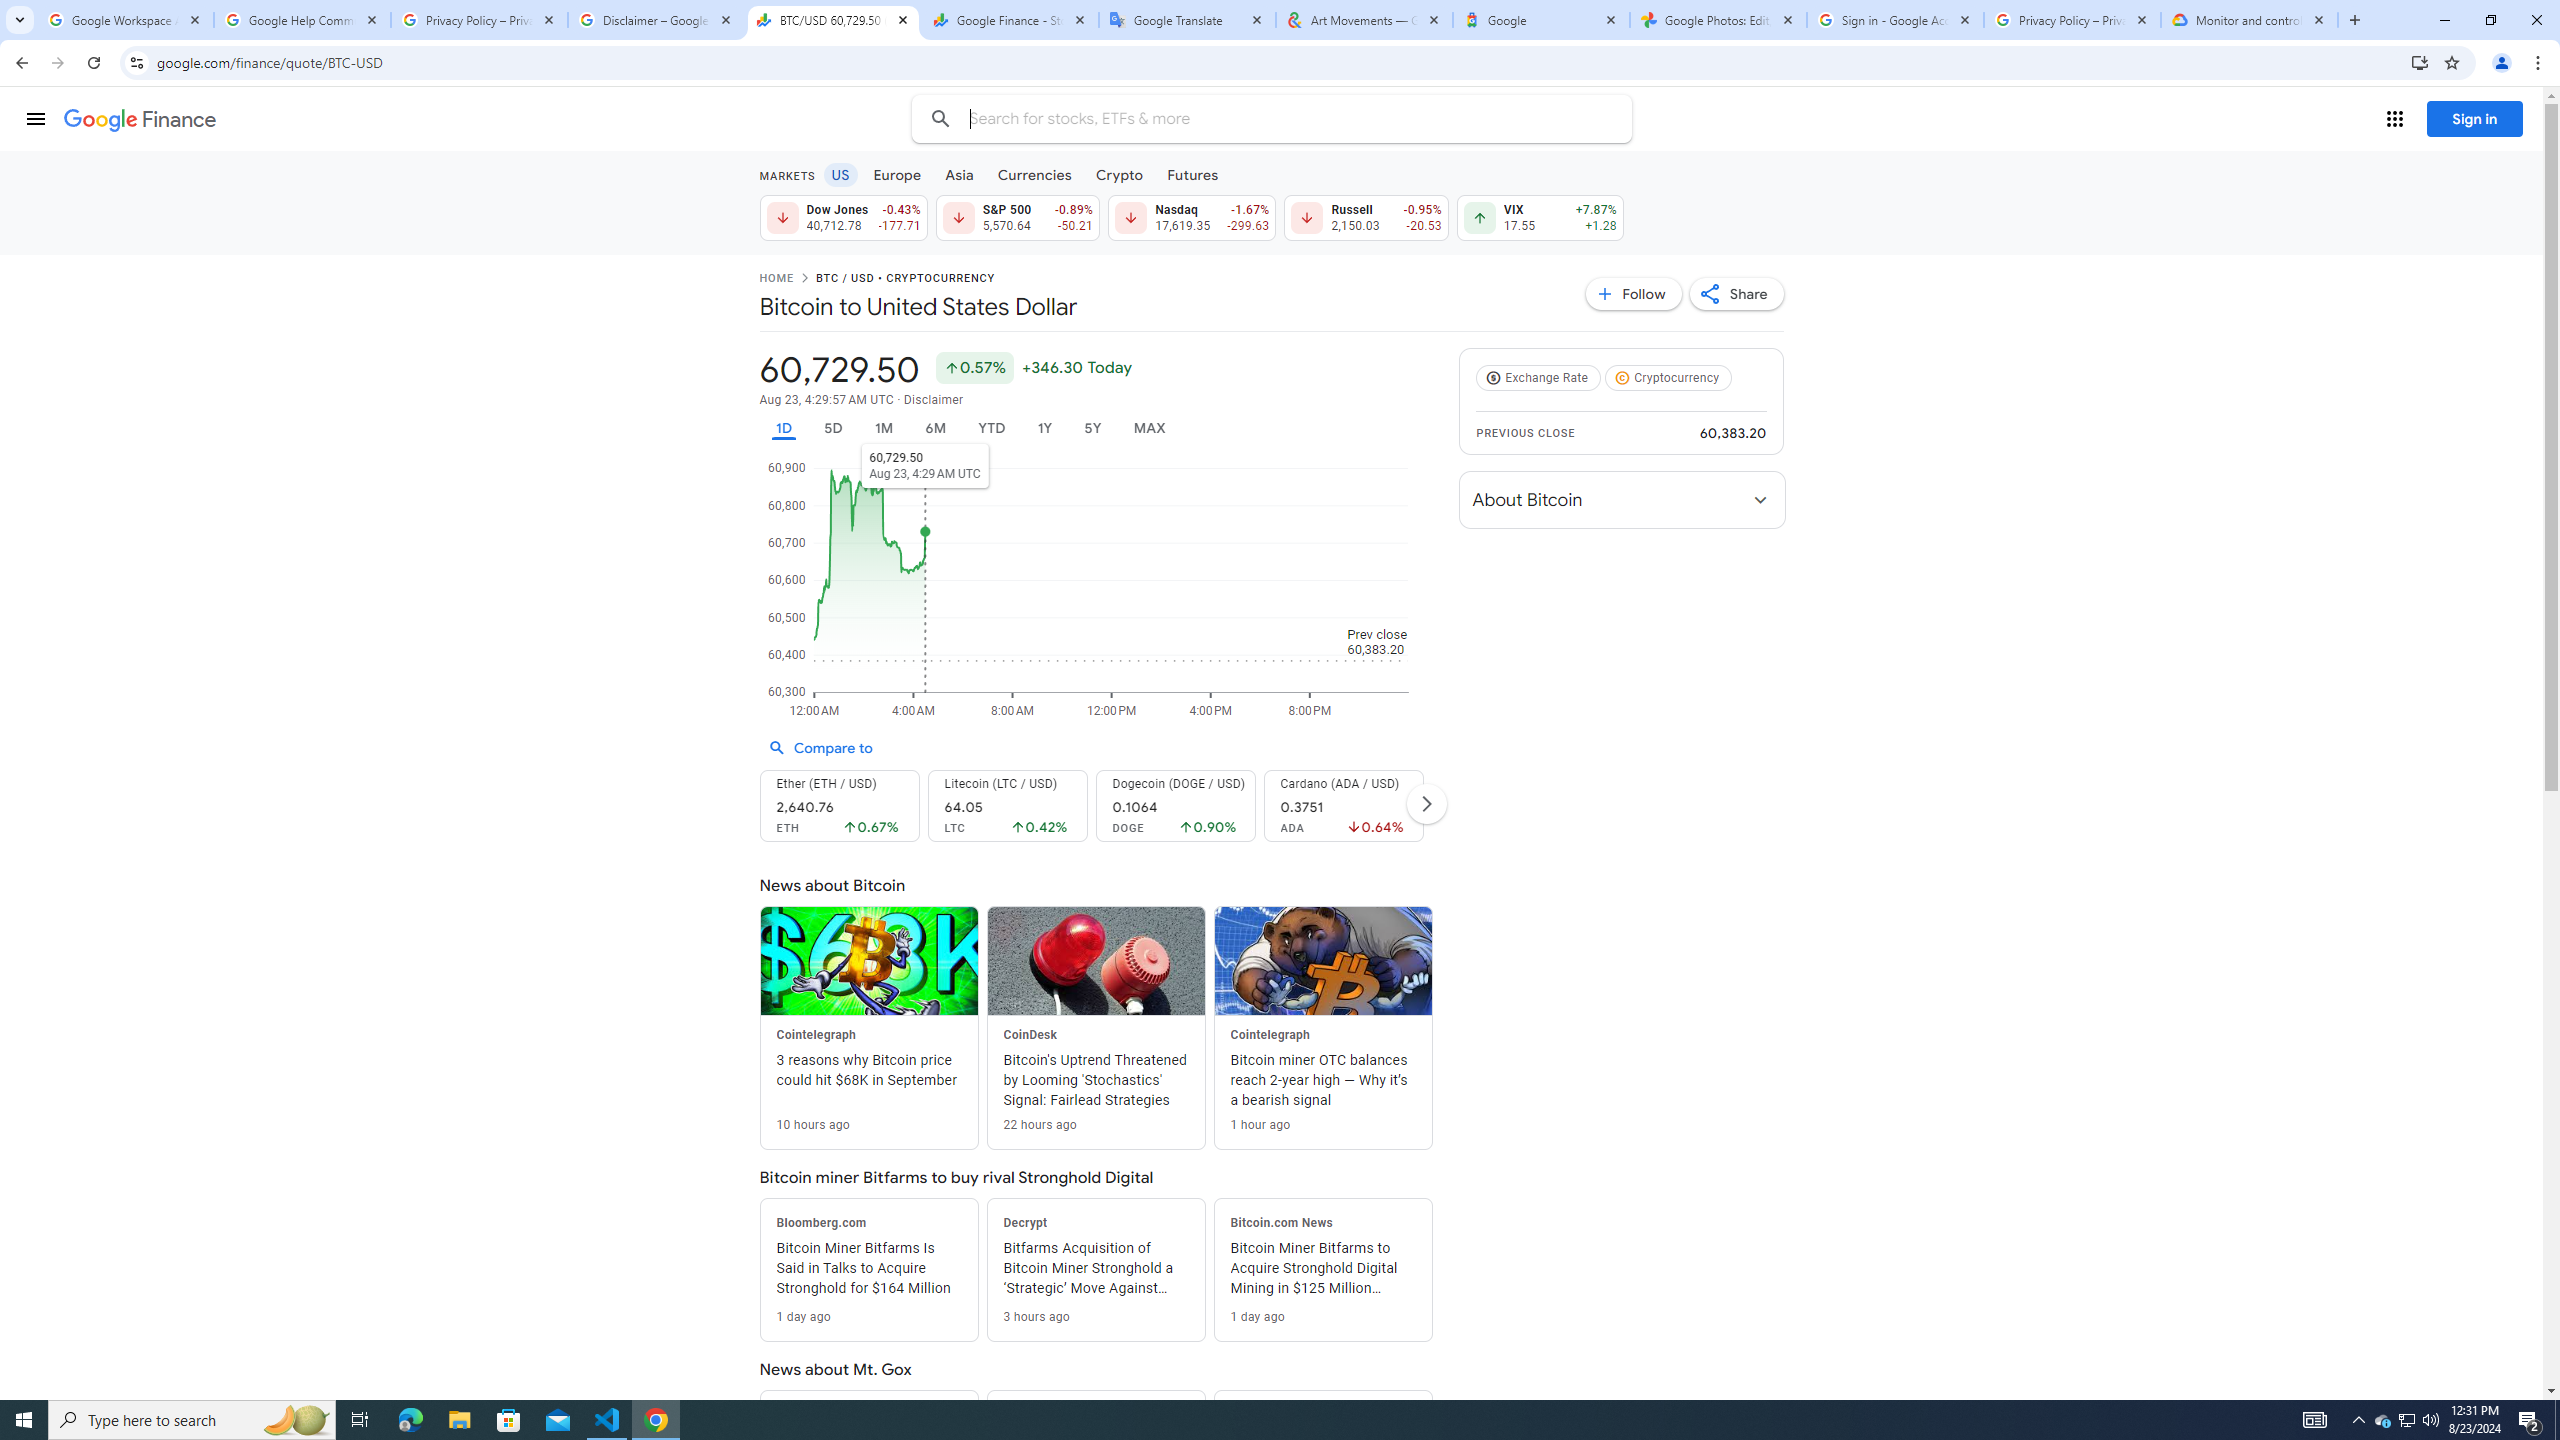 The image size is (2560, 1440). What do you see at coordinates (774, 279) in the screenshot?
I see `'HOME'` at bounding box center [774, 279].